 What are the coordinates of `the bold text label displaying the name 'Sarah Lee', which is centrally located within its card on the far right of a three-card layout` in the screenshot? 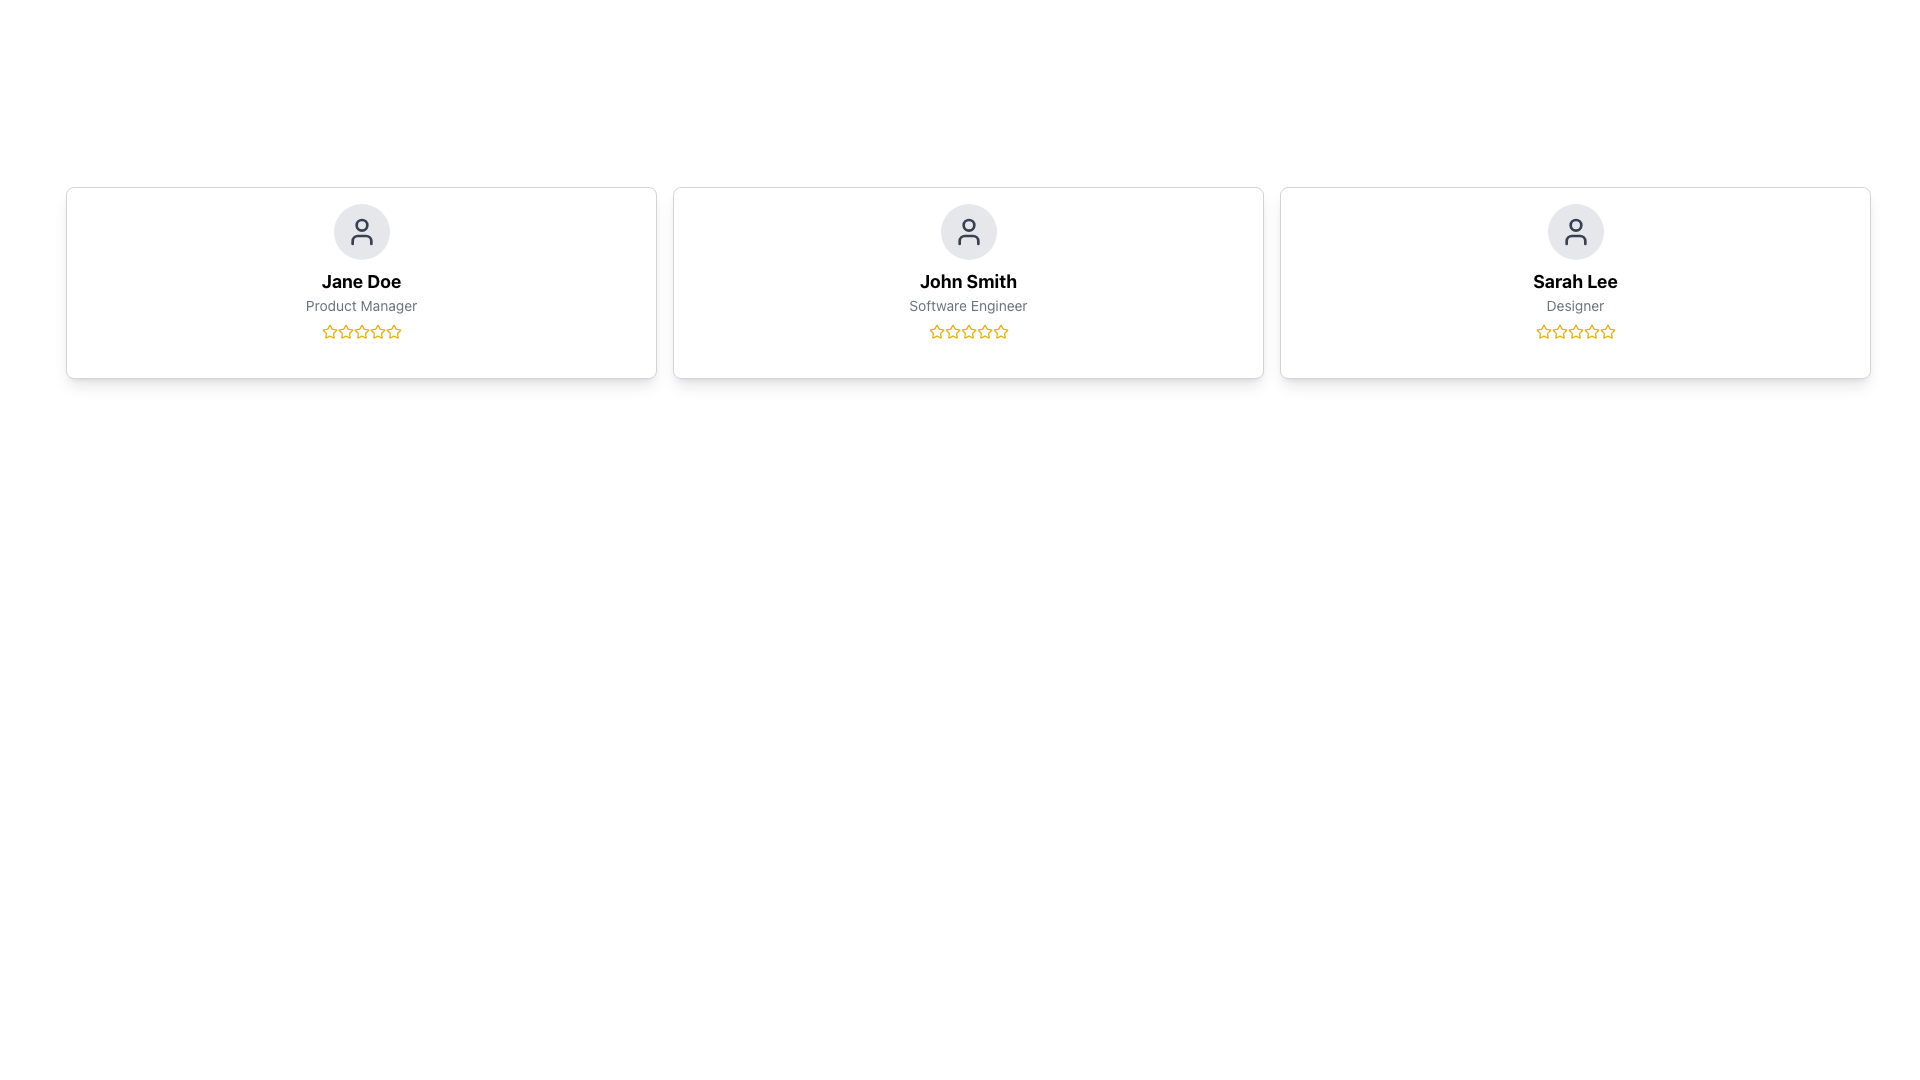 It's located at (1574, 281).